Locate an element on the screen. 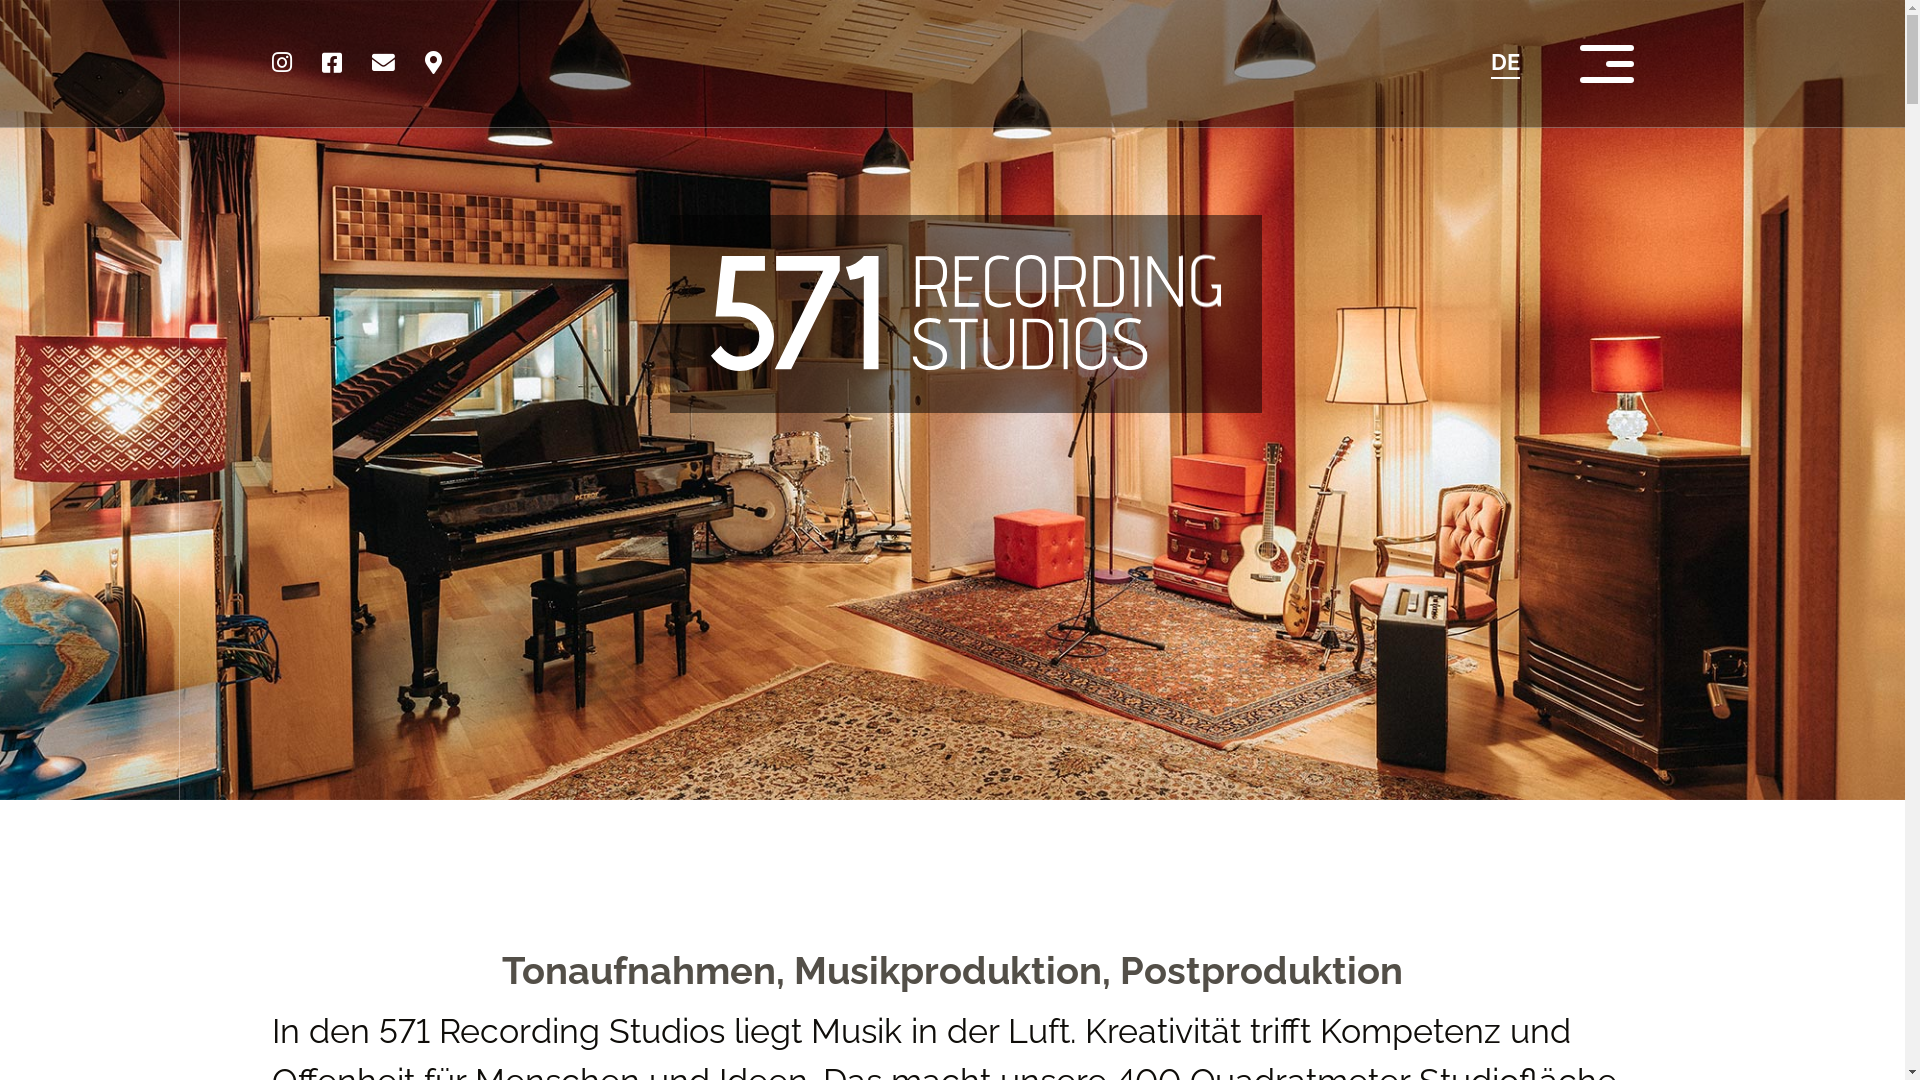 The height and width of the screenshot is (1080, 1920). 'map' is located at coordinates (422, 62).